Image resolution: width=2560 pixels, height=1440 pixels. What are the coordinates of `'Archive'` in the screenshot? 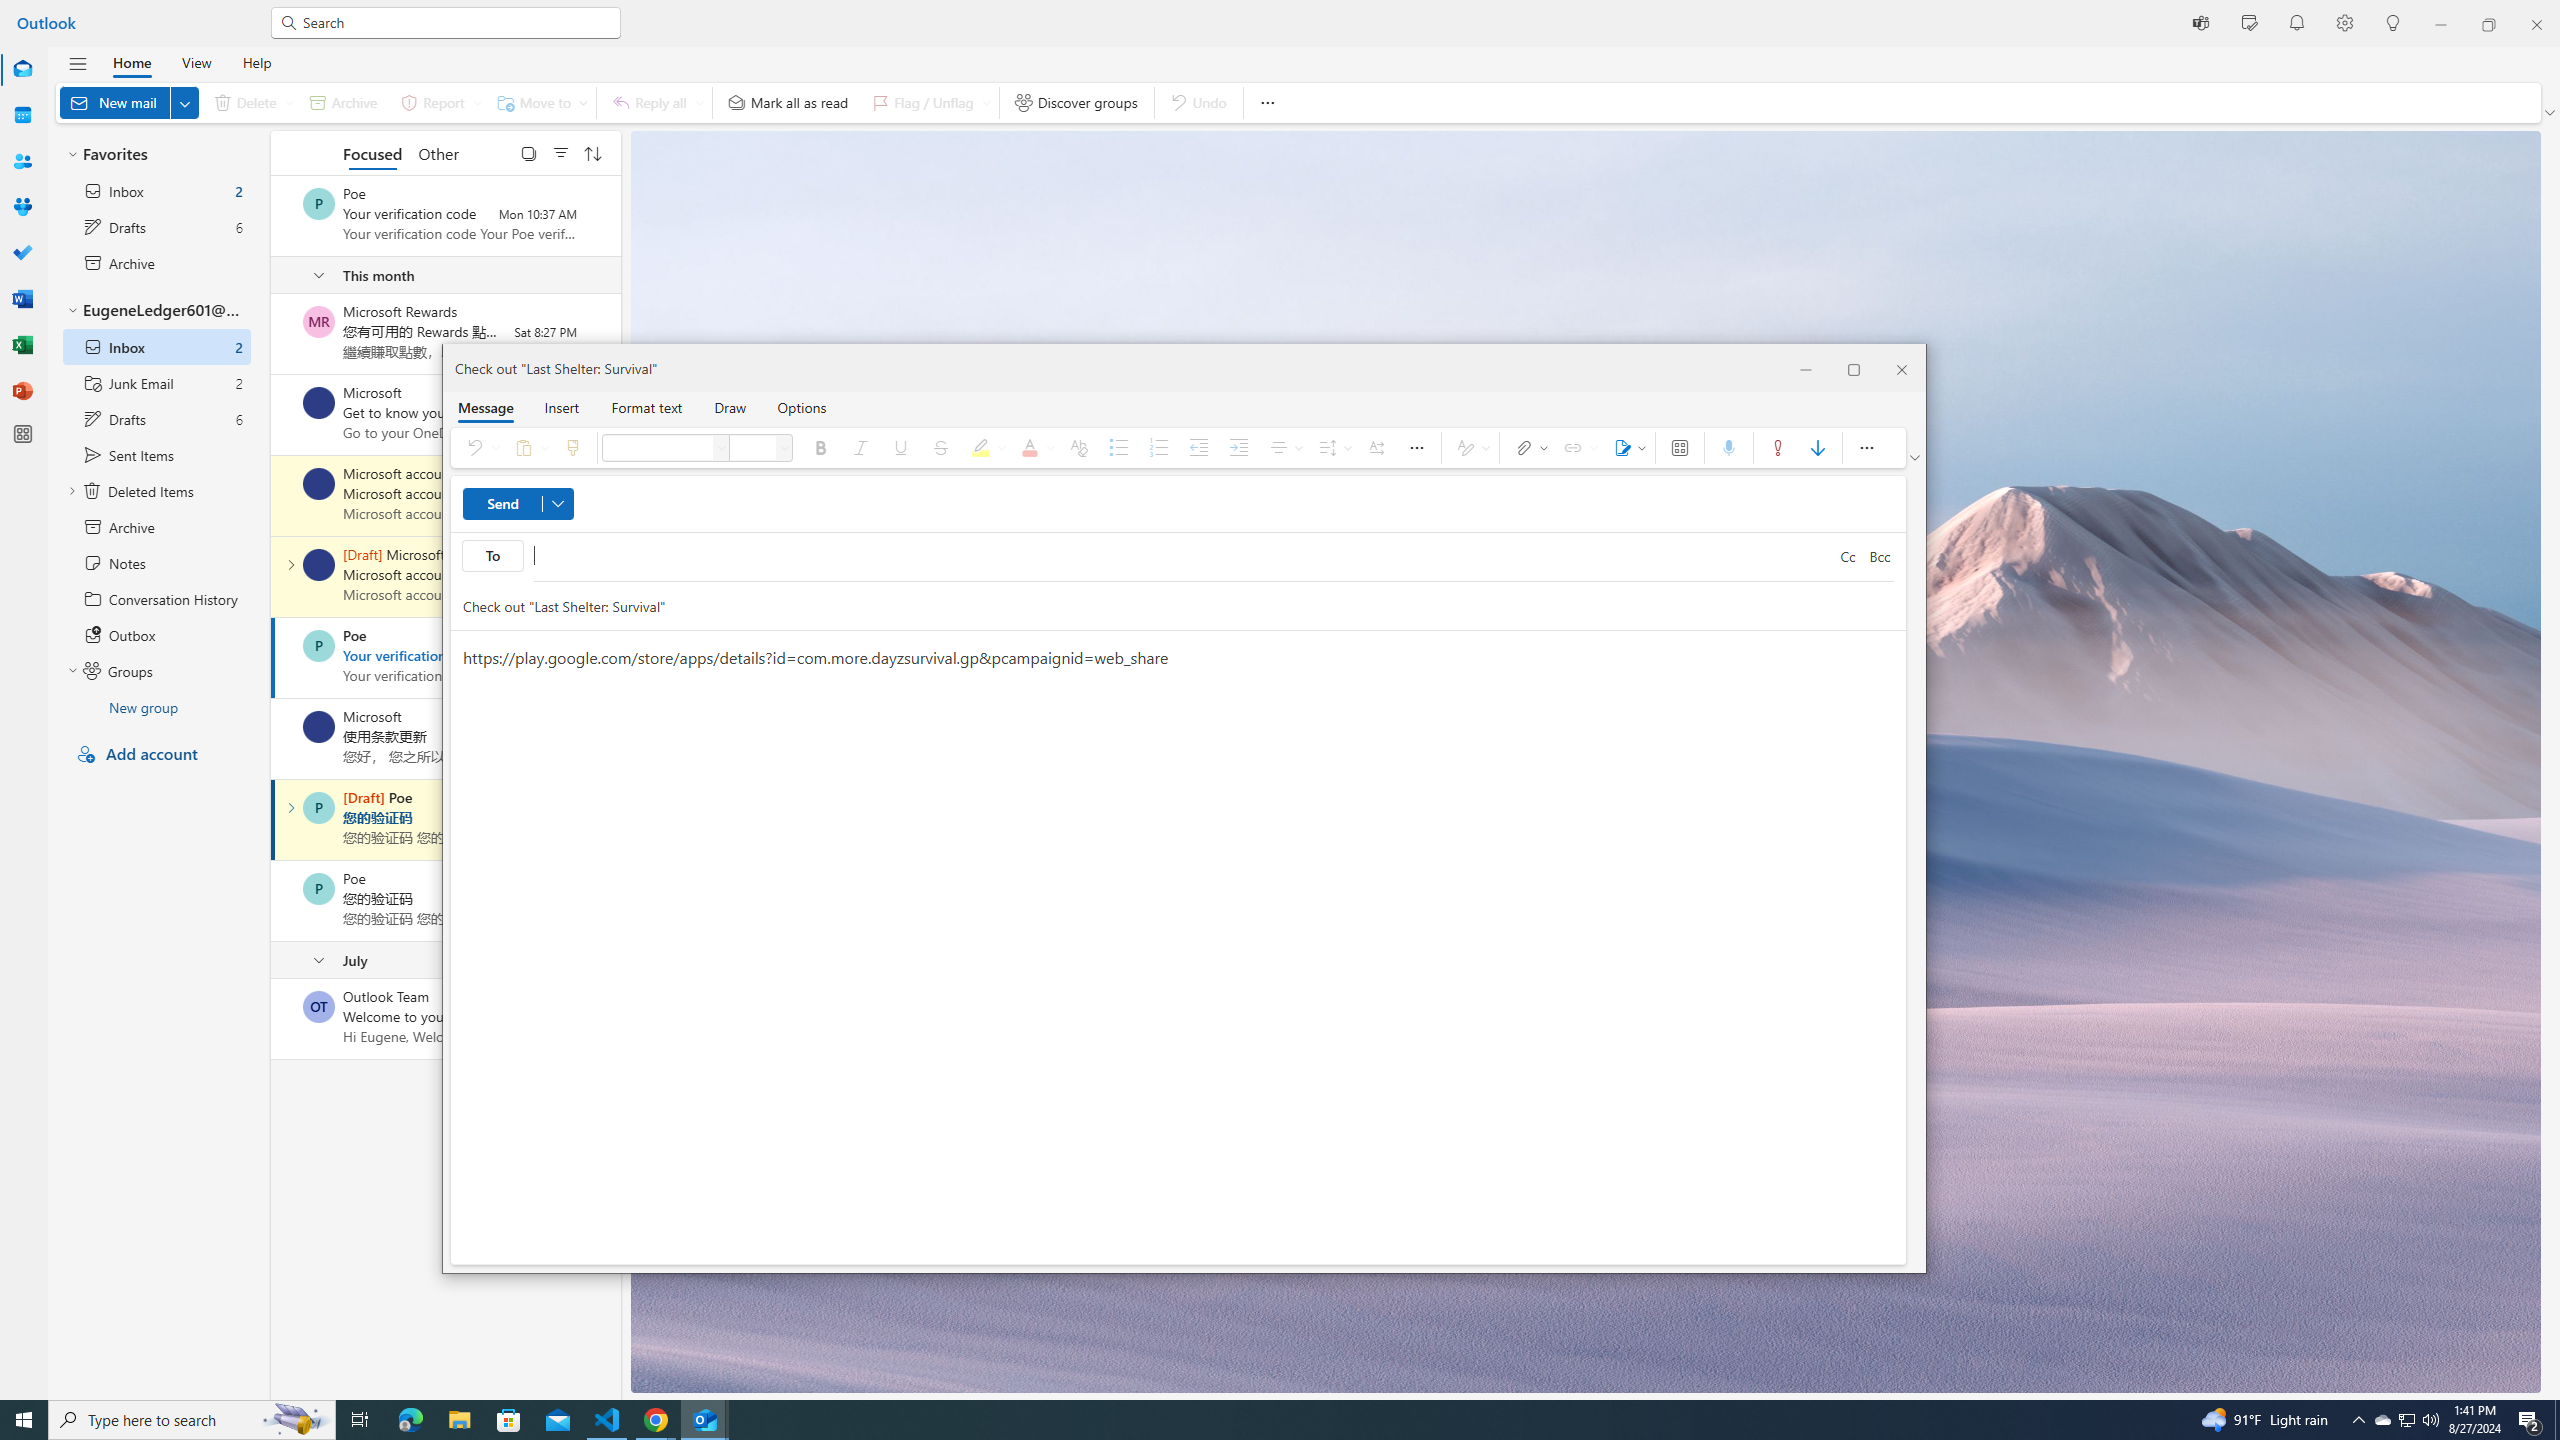 It's located at (342, 102).